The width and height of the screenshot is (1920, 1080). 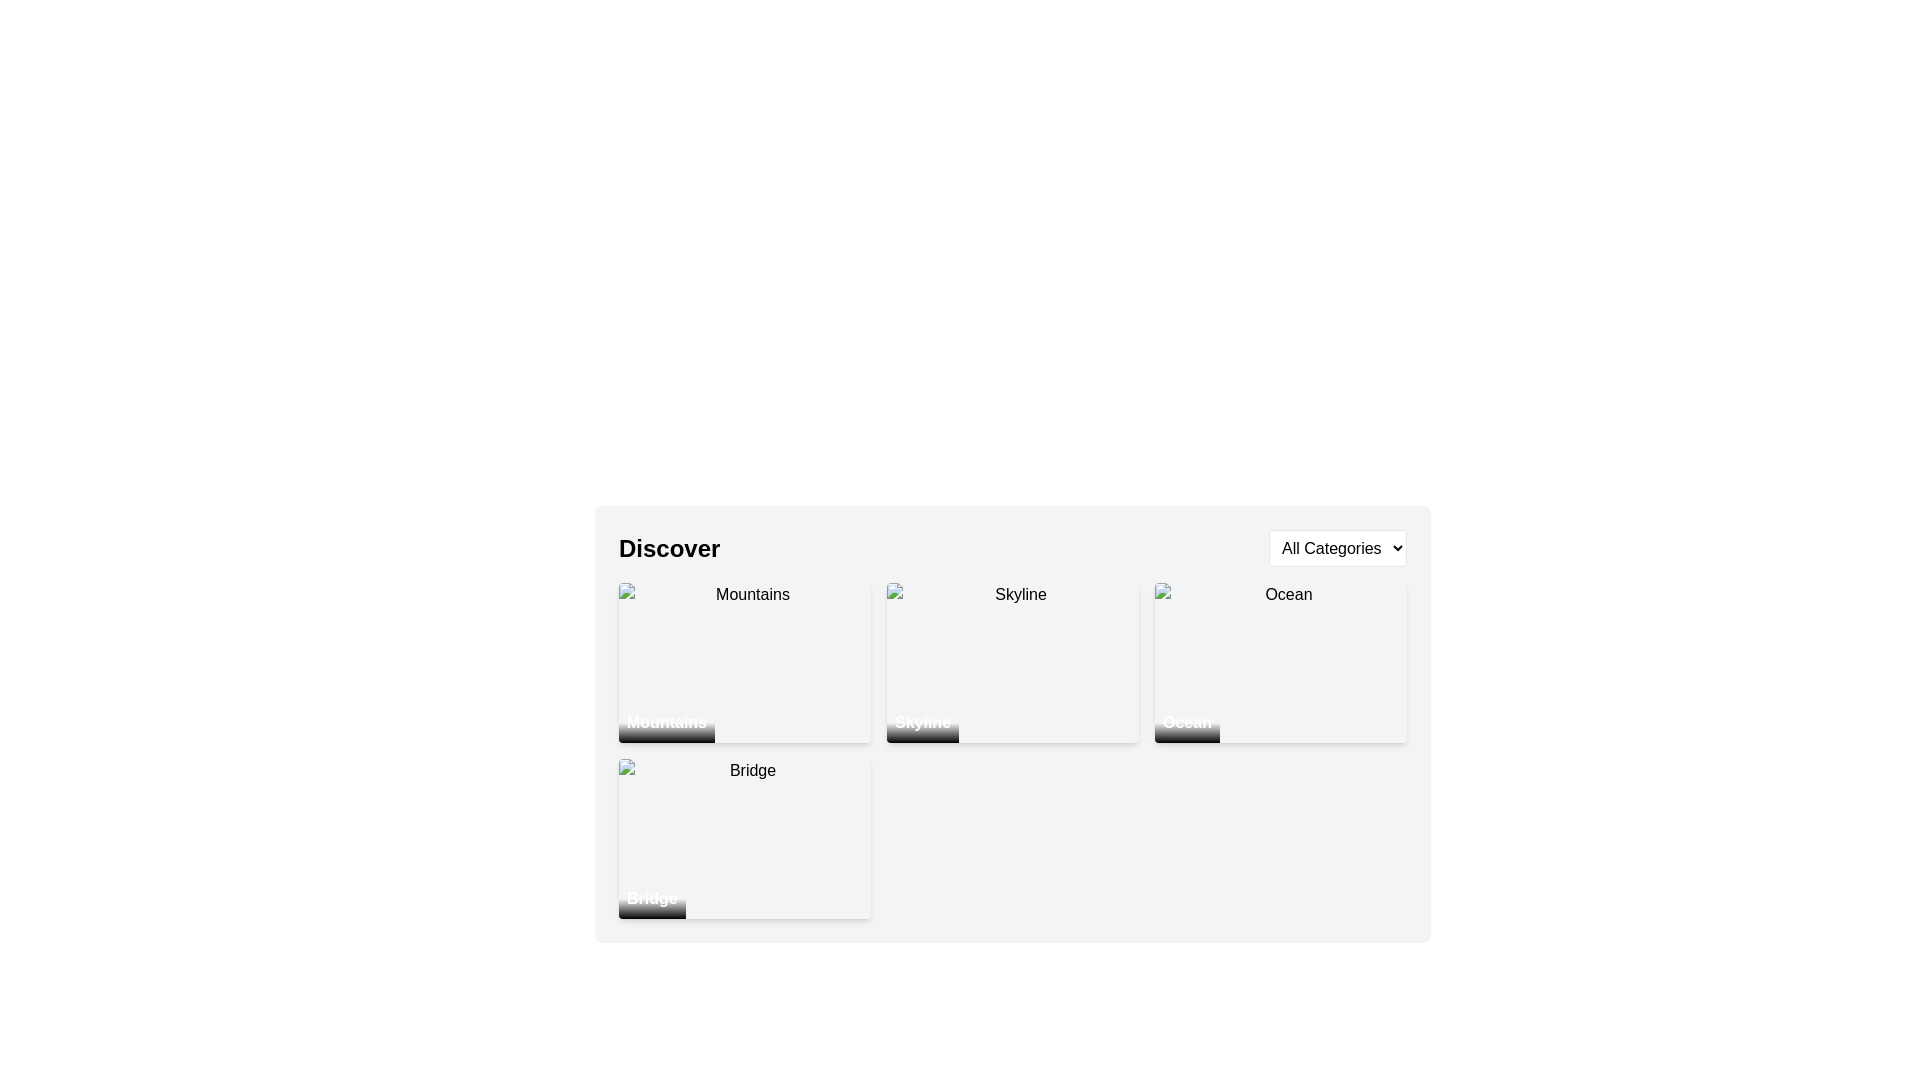 I want to click on the text label that describes the content of the card, indicating it is related to 'Ocean', positioned at the bottom of the card, so click(x=1187, y=722).